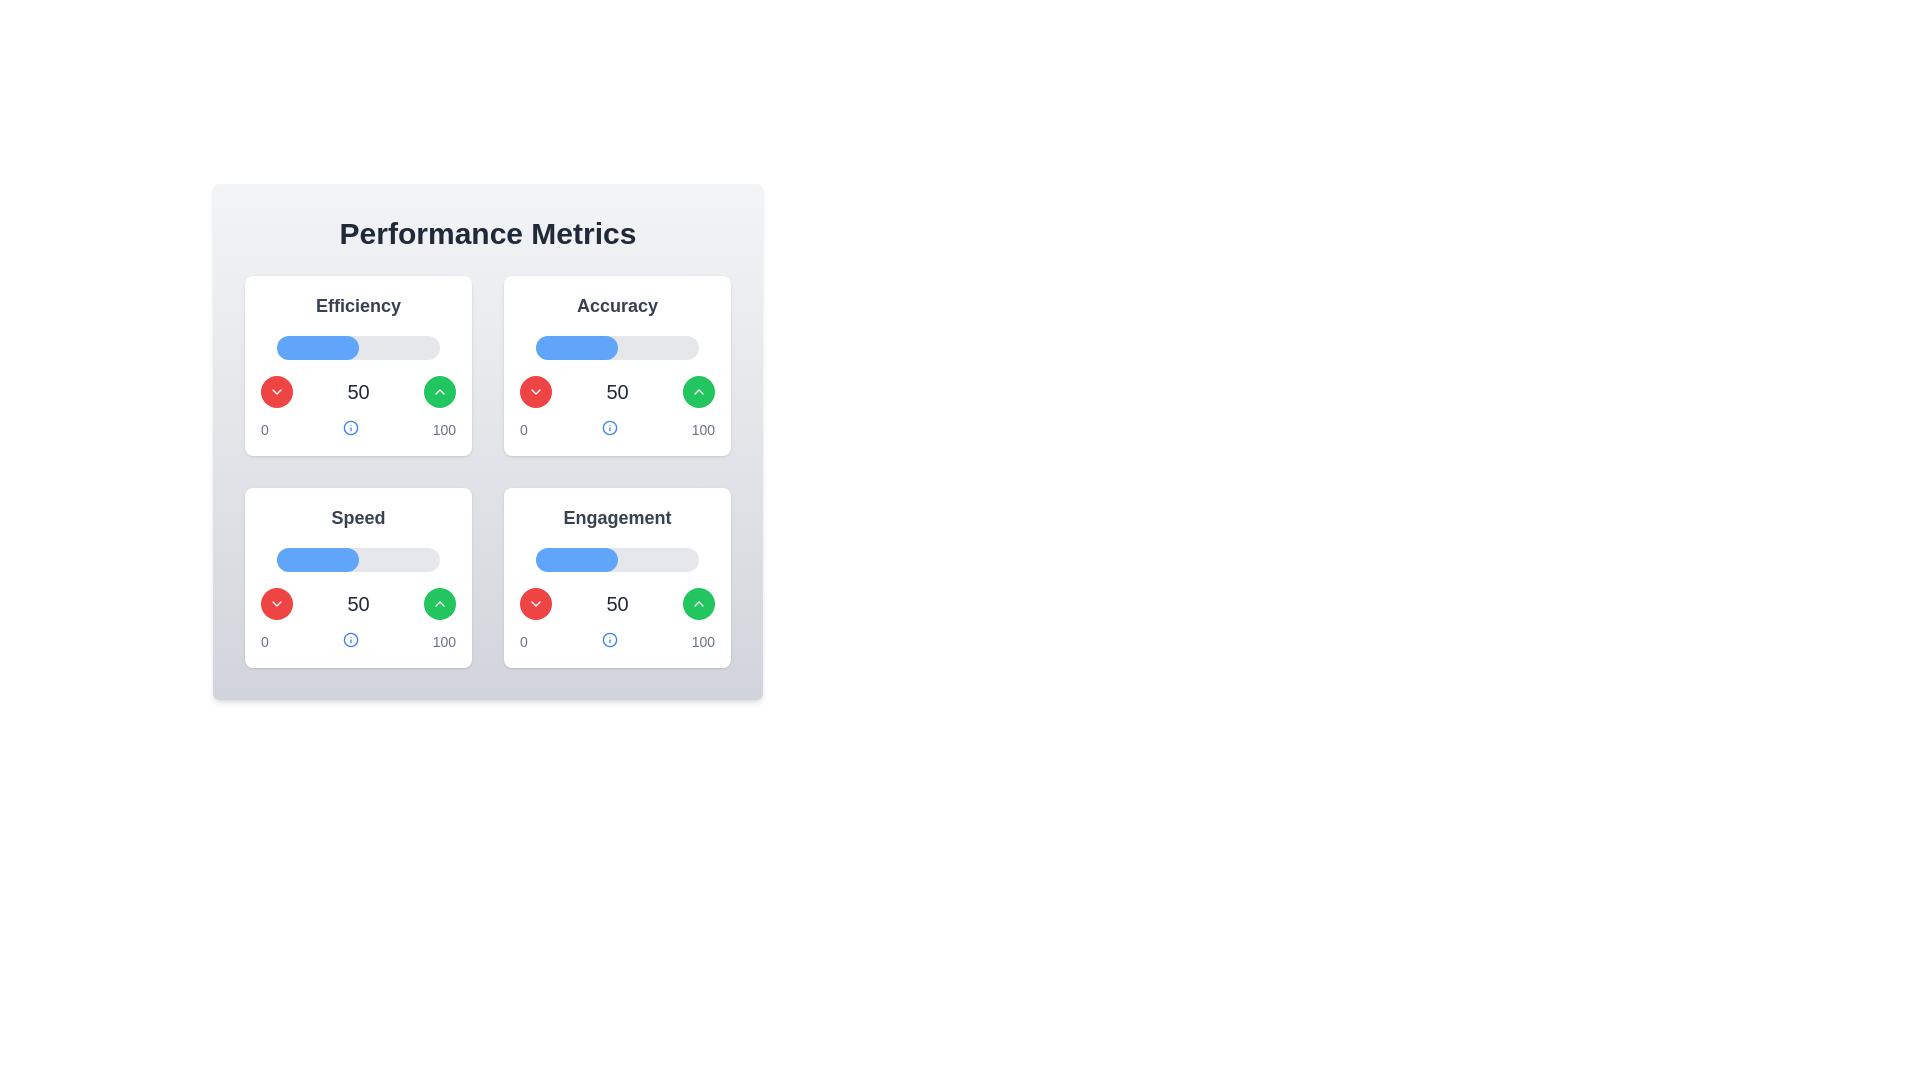 The image size is (1920, 1080). I want to click on the progress bar located in the 'Engagement' card, positioned below the title 'Engagement' and above the numerical value '50', so click(616, 559).